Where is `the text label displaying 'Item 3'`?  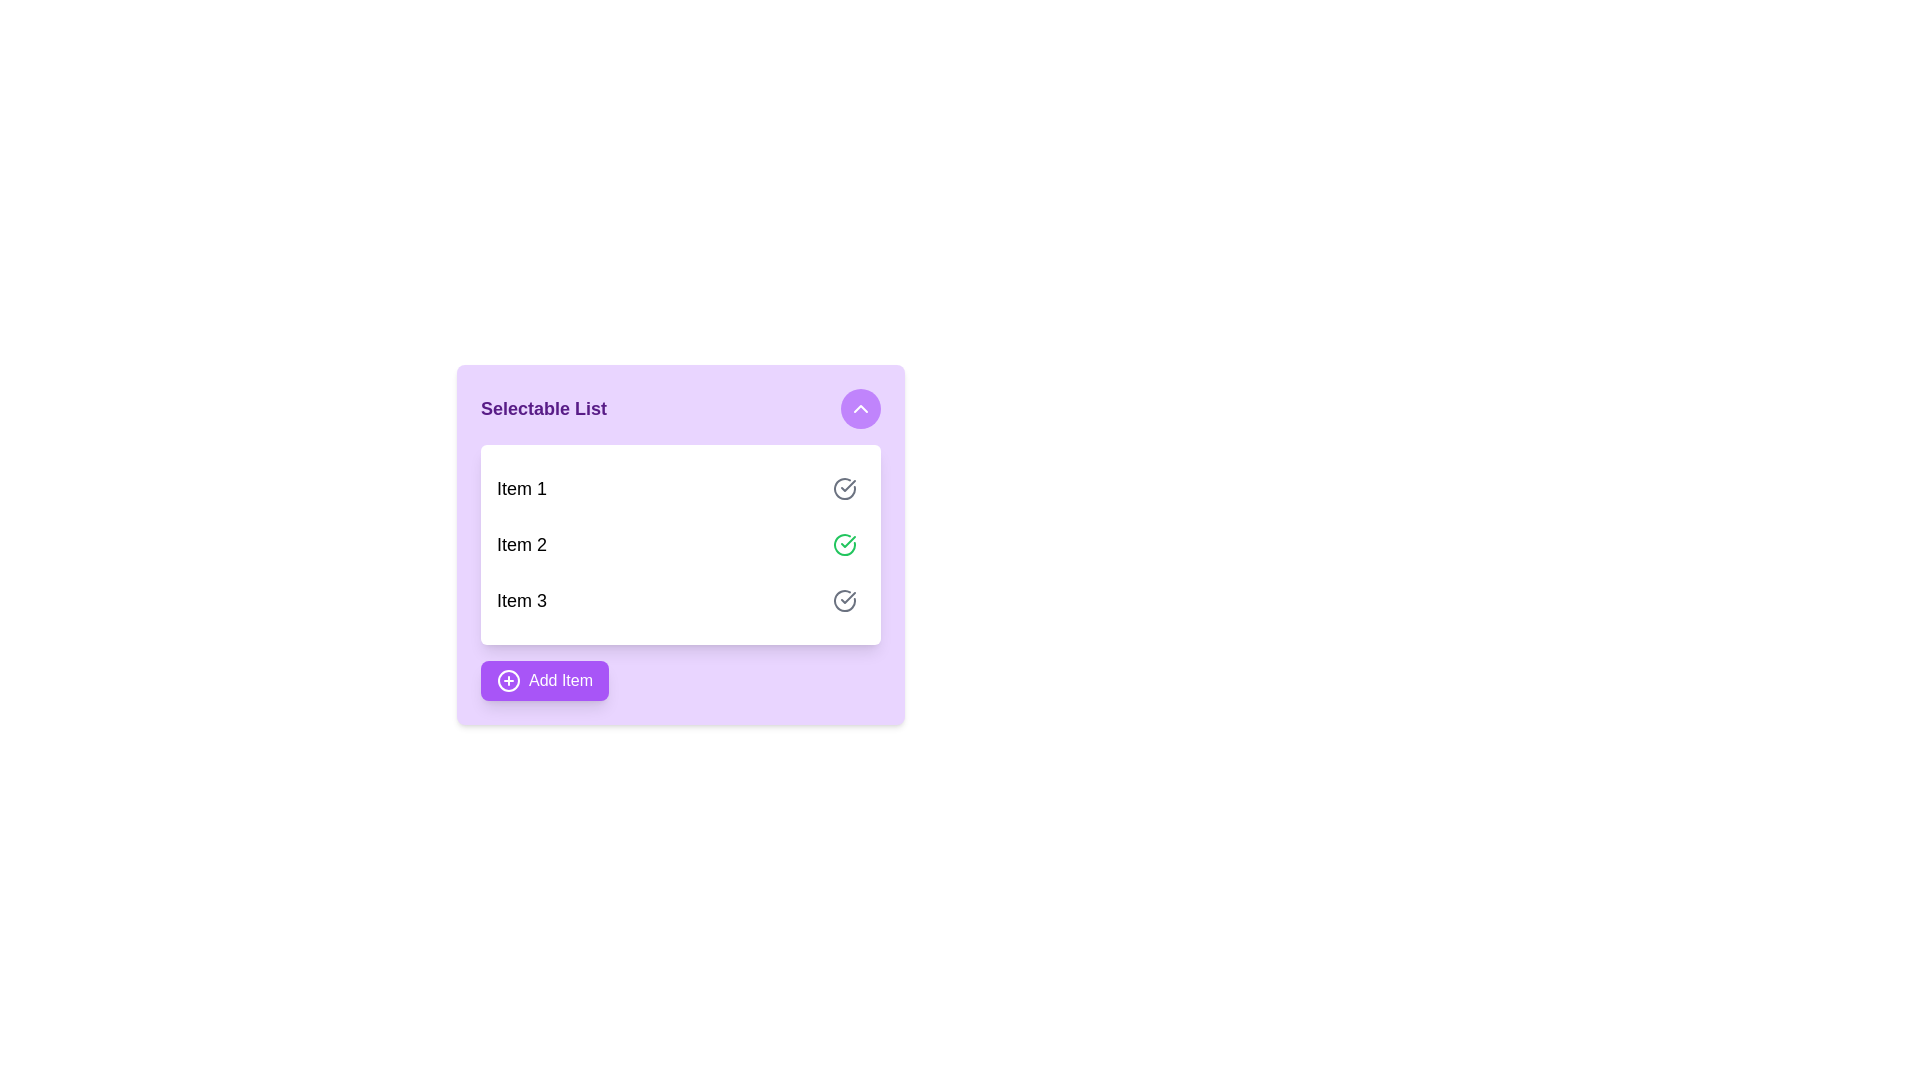
the text label displaying 'Item 3' is located at coordinates (522, 600).